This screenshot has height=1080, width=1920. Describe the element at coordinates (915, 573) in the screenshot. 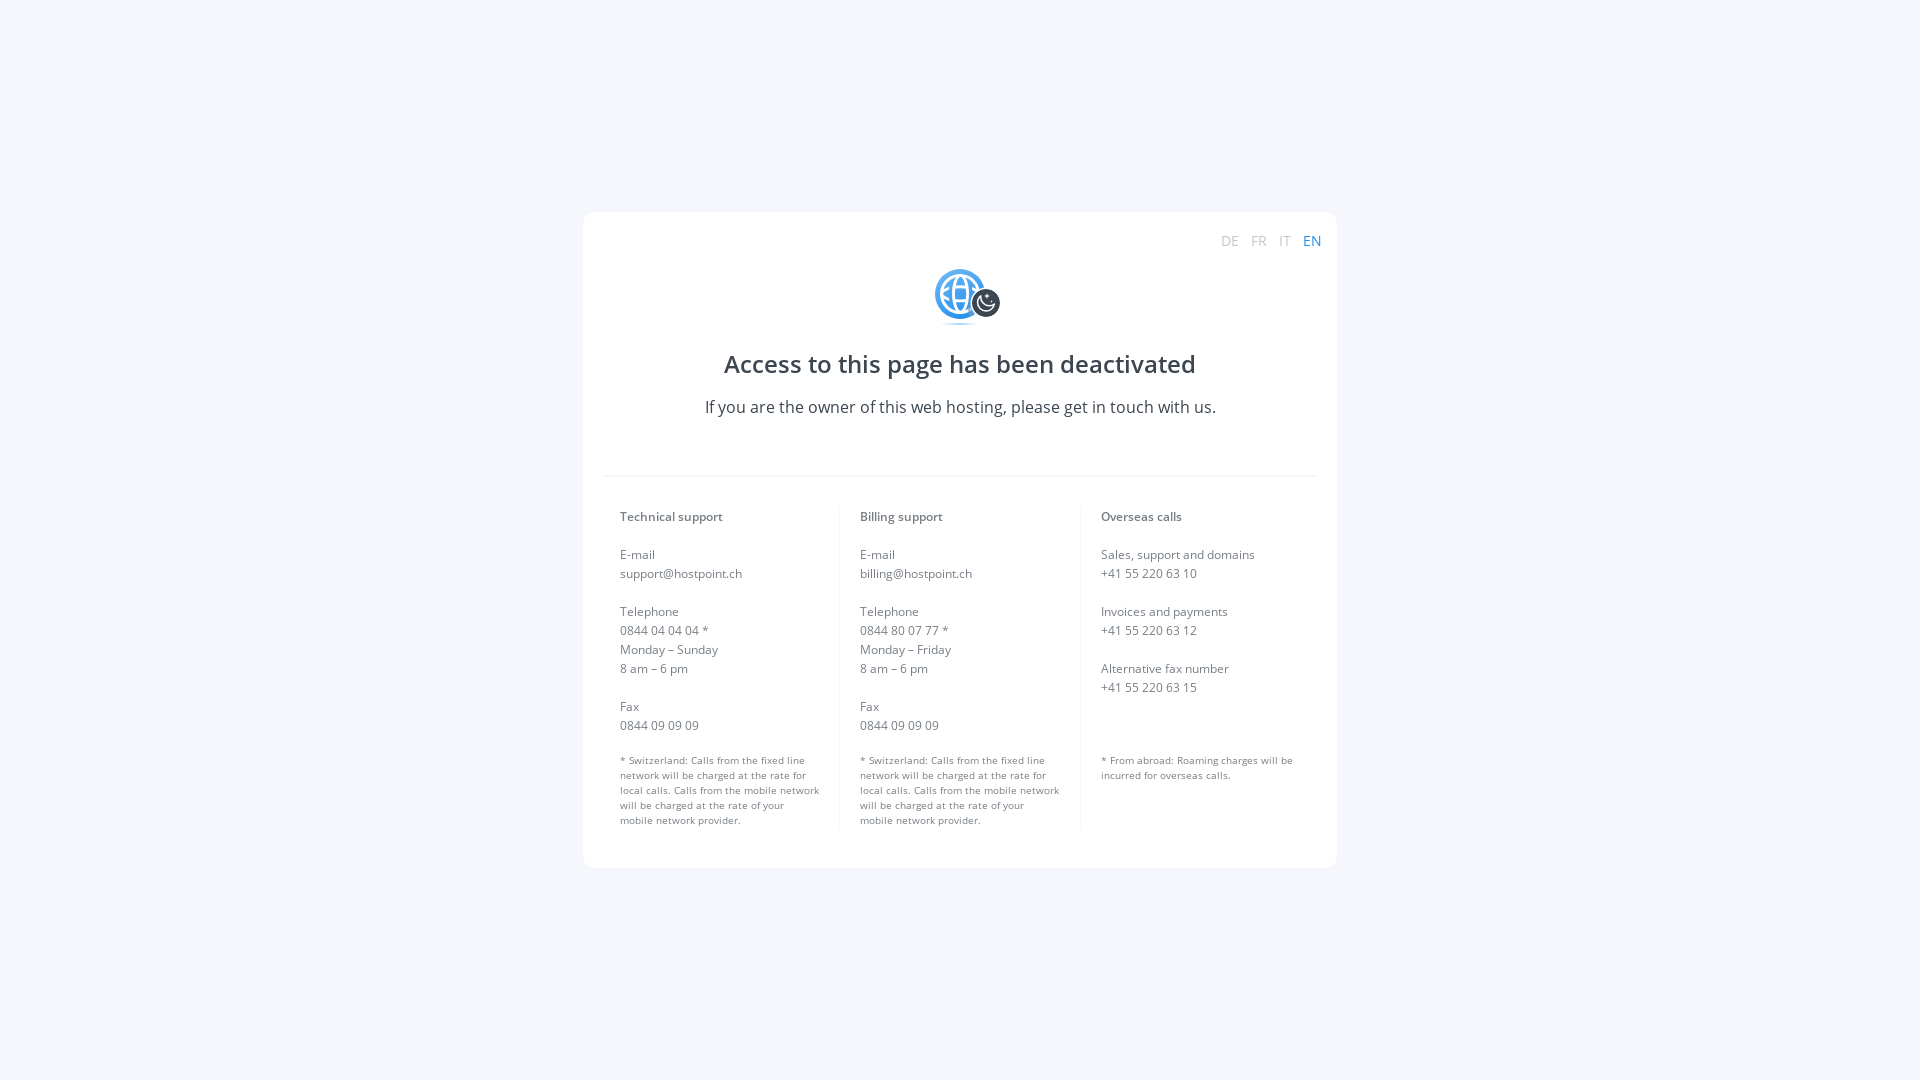

I see `'billing@hostpoint.ch'` at that location.